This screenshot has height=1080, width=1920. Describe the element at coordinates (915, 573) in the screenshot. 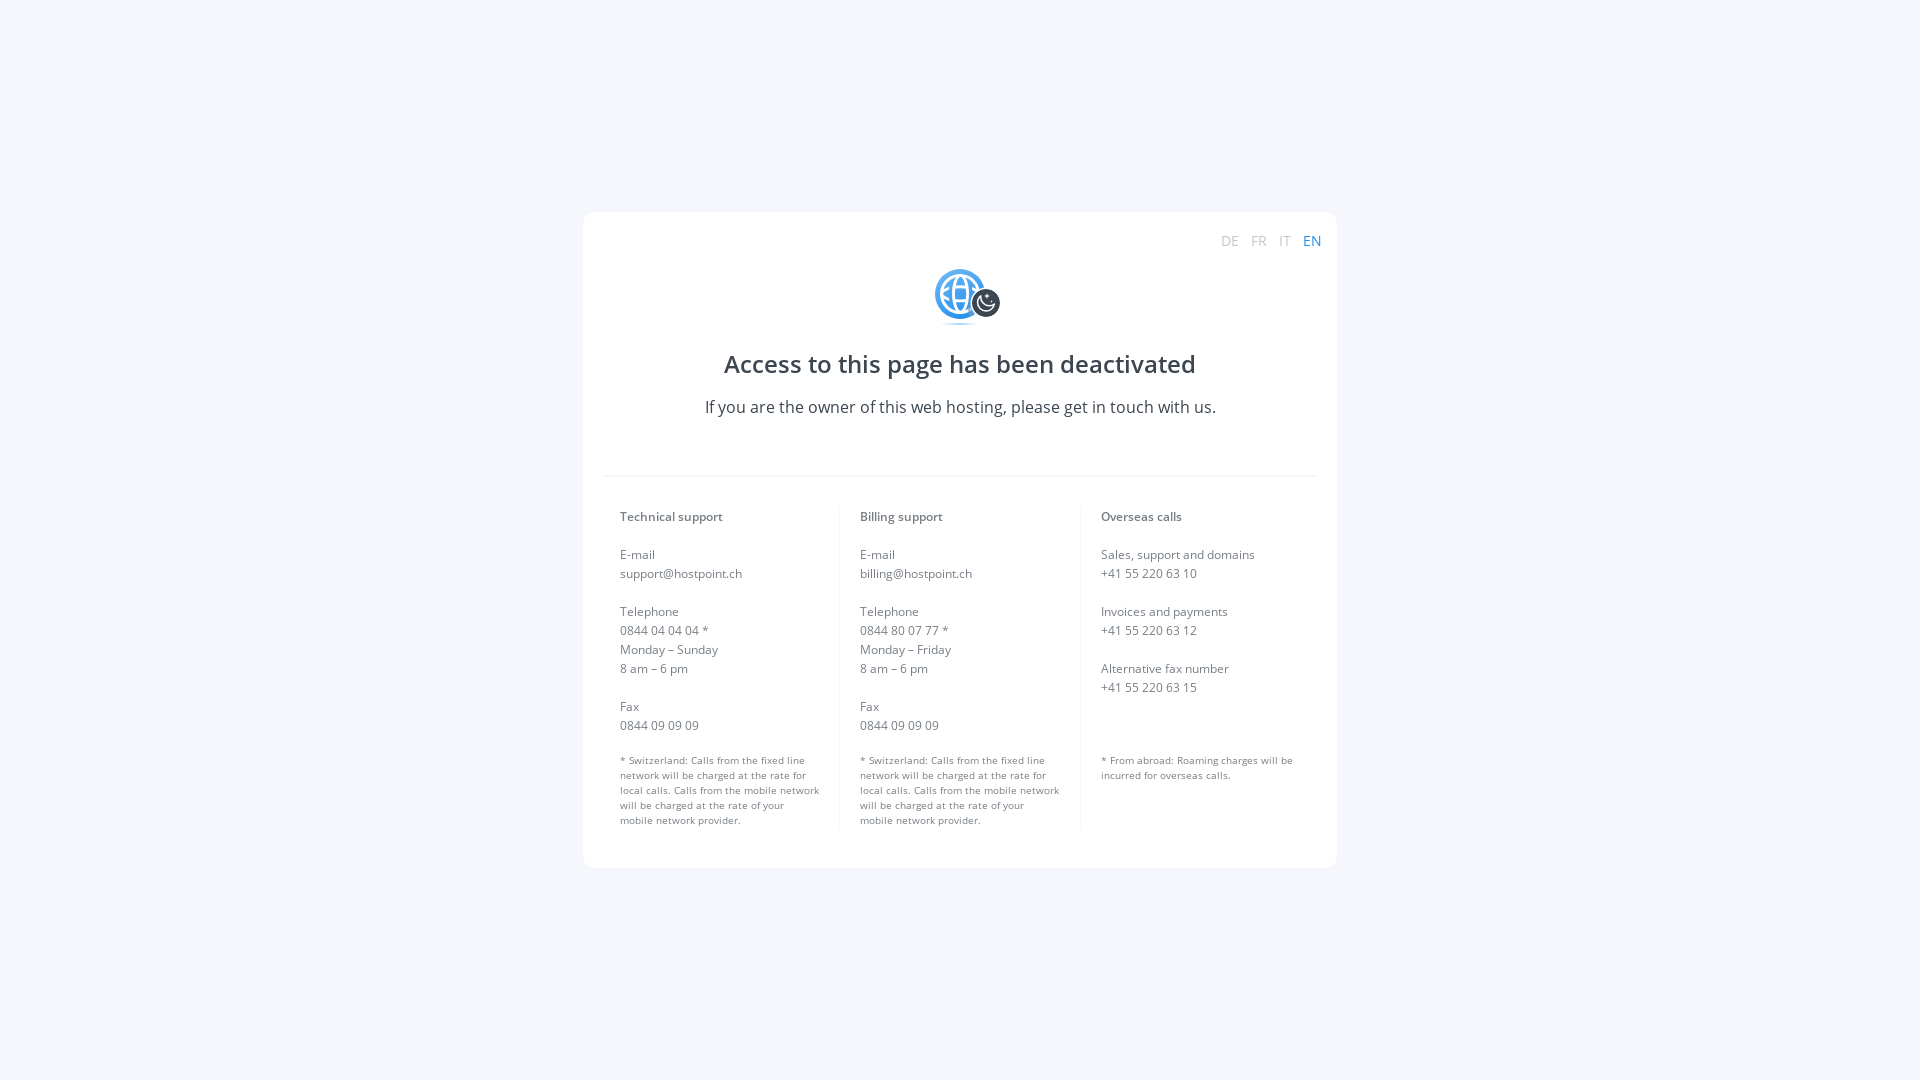

I see `'billing@hostpoint.ch'` at that location.